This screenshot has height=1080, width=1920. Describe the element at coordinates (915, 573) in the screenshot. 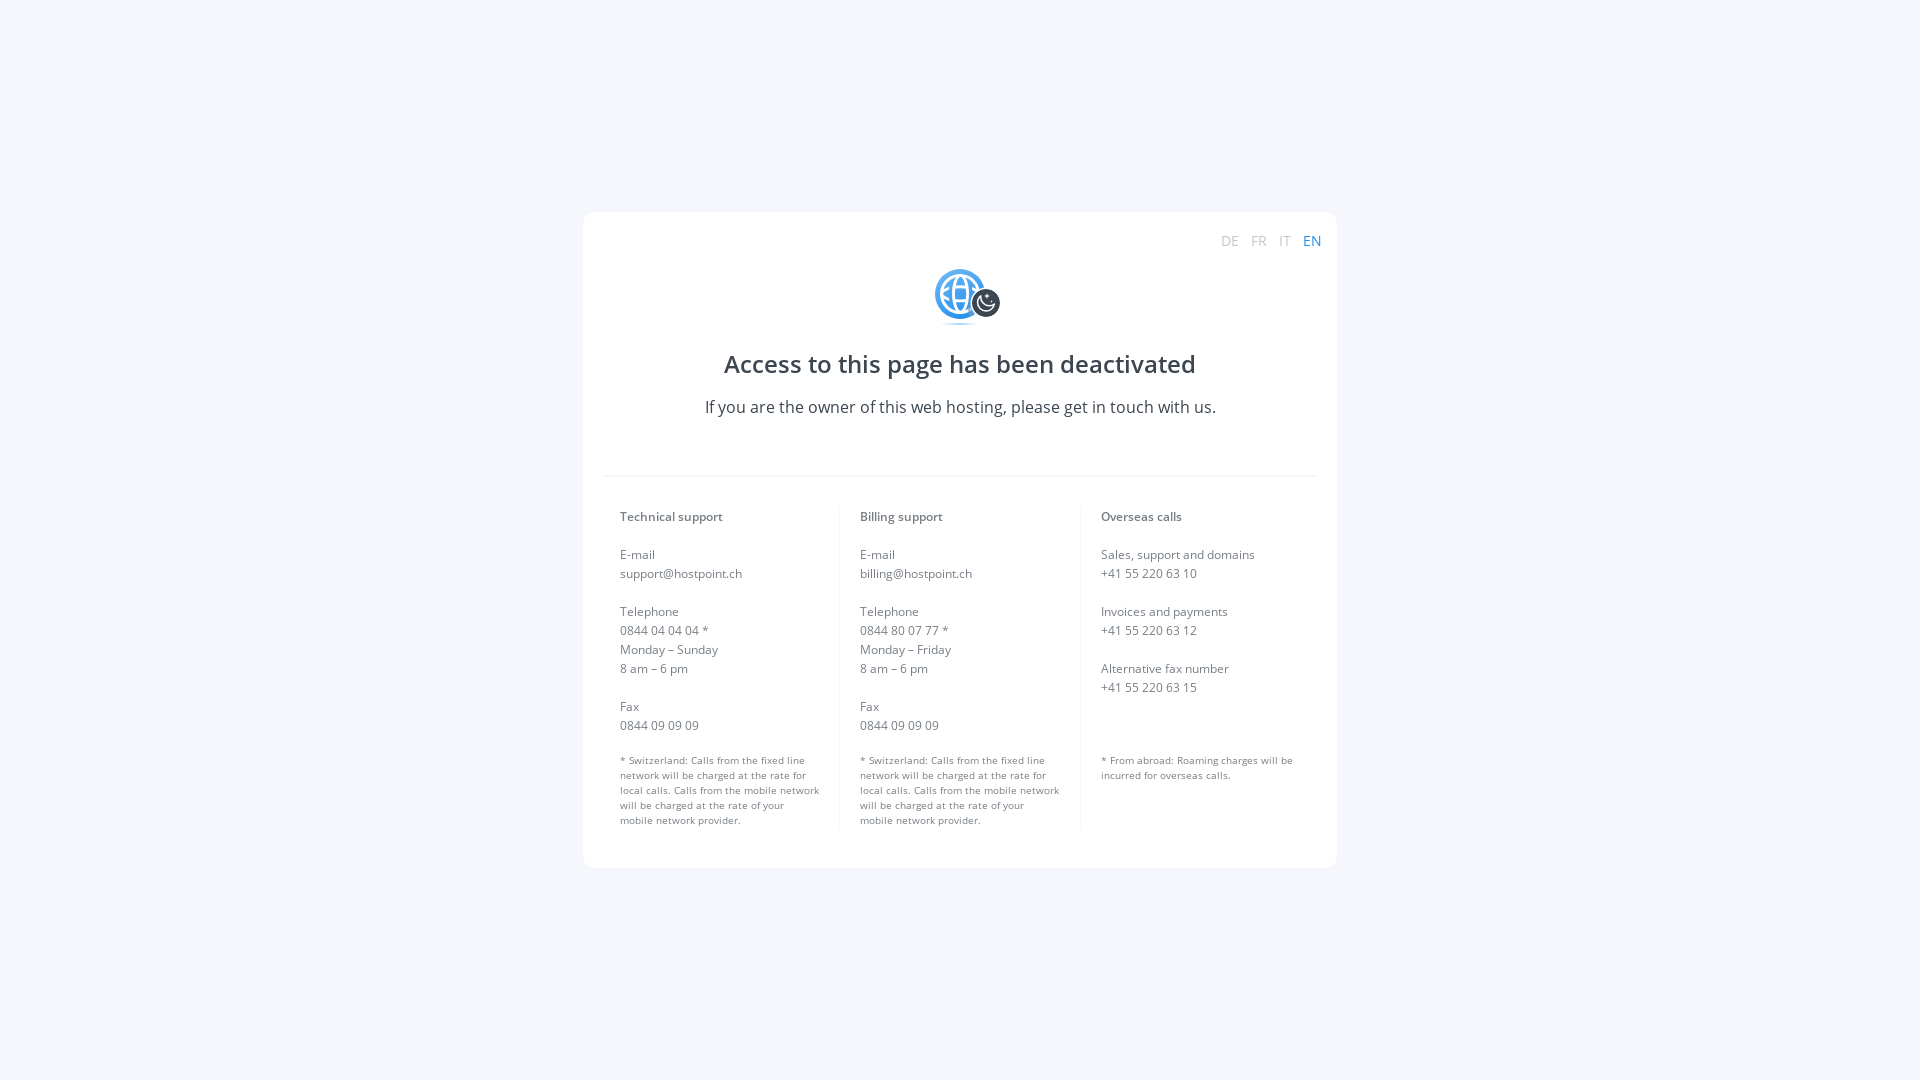

I see `'billing@hostpoint.ch'` at that location.